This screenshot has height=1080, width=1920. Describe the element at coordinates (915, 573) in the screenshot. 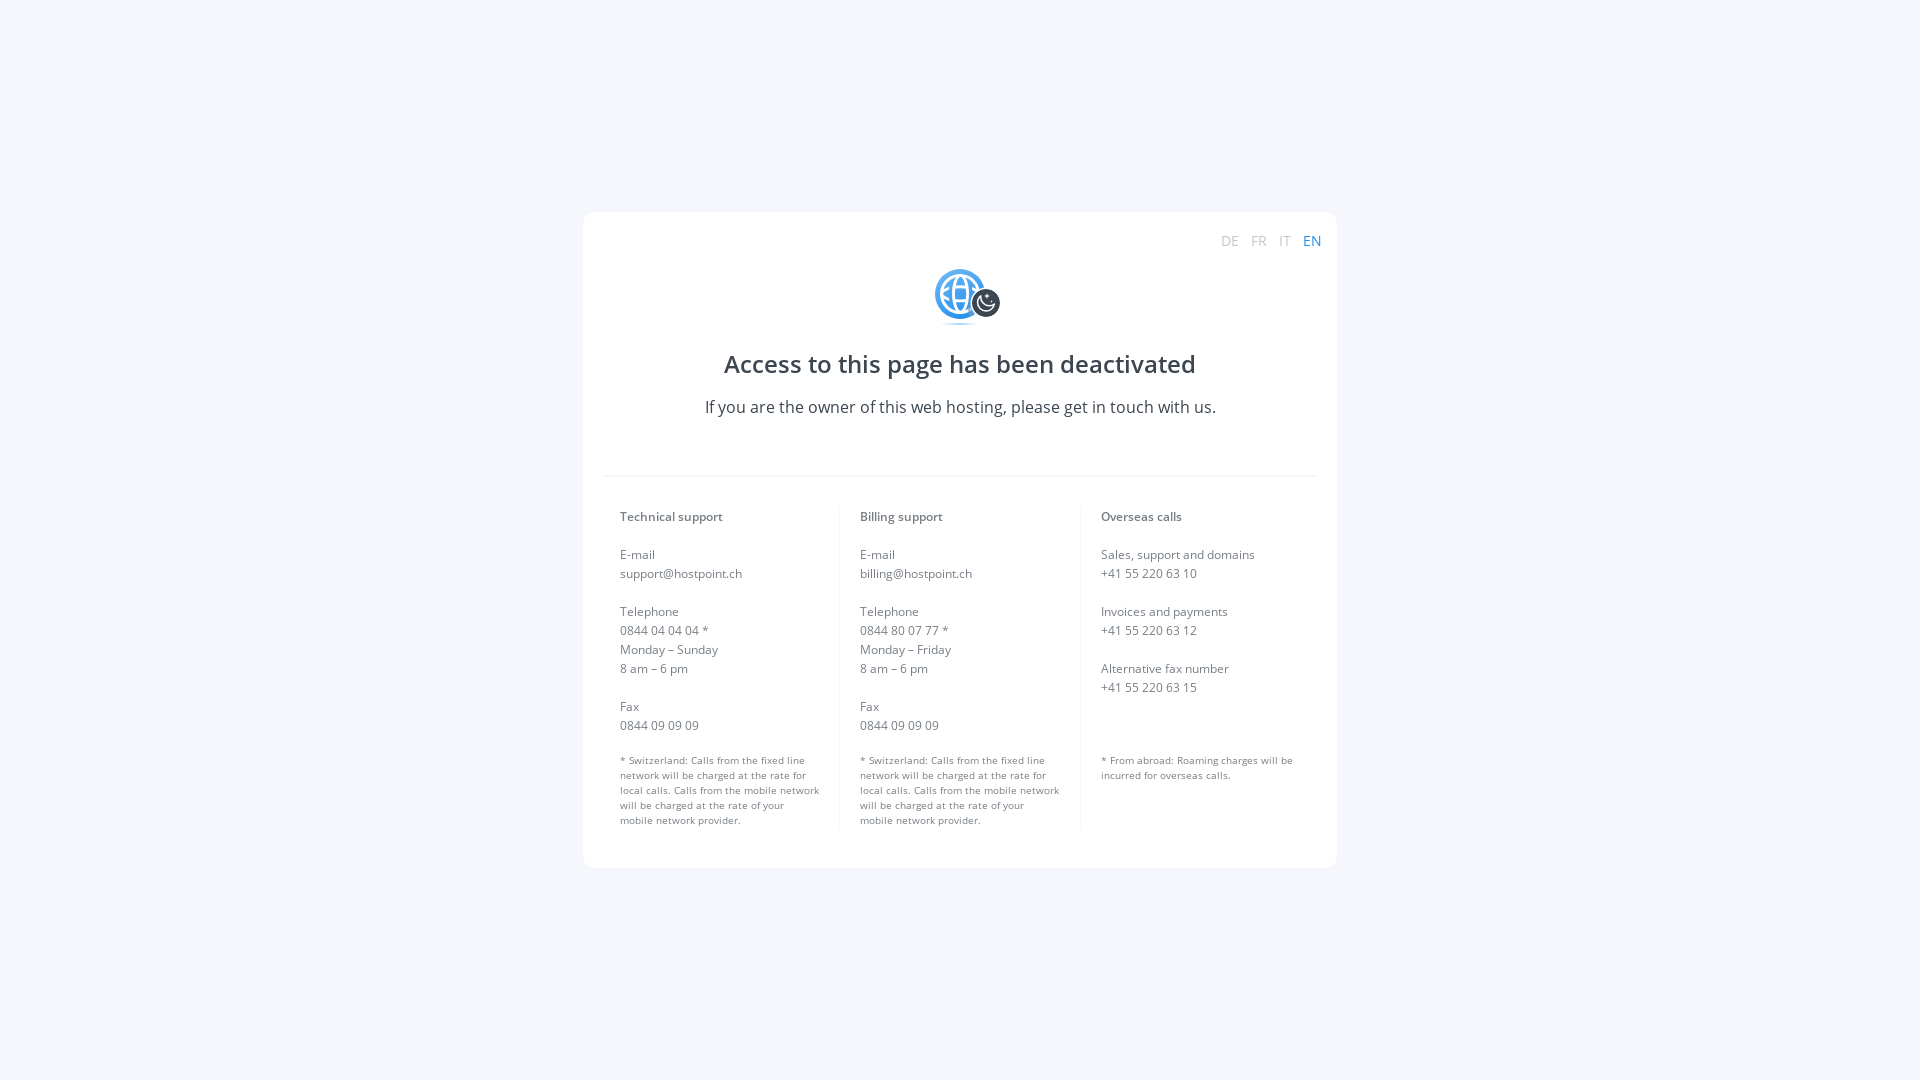

I see `'billing@hostpoint.ch'` at that location.